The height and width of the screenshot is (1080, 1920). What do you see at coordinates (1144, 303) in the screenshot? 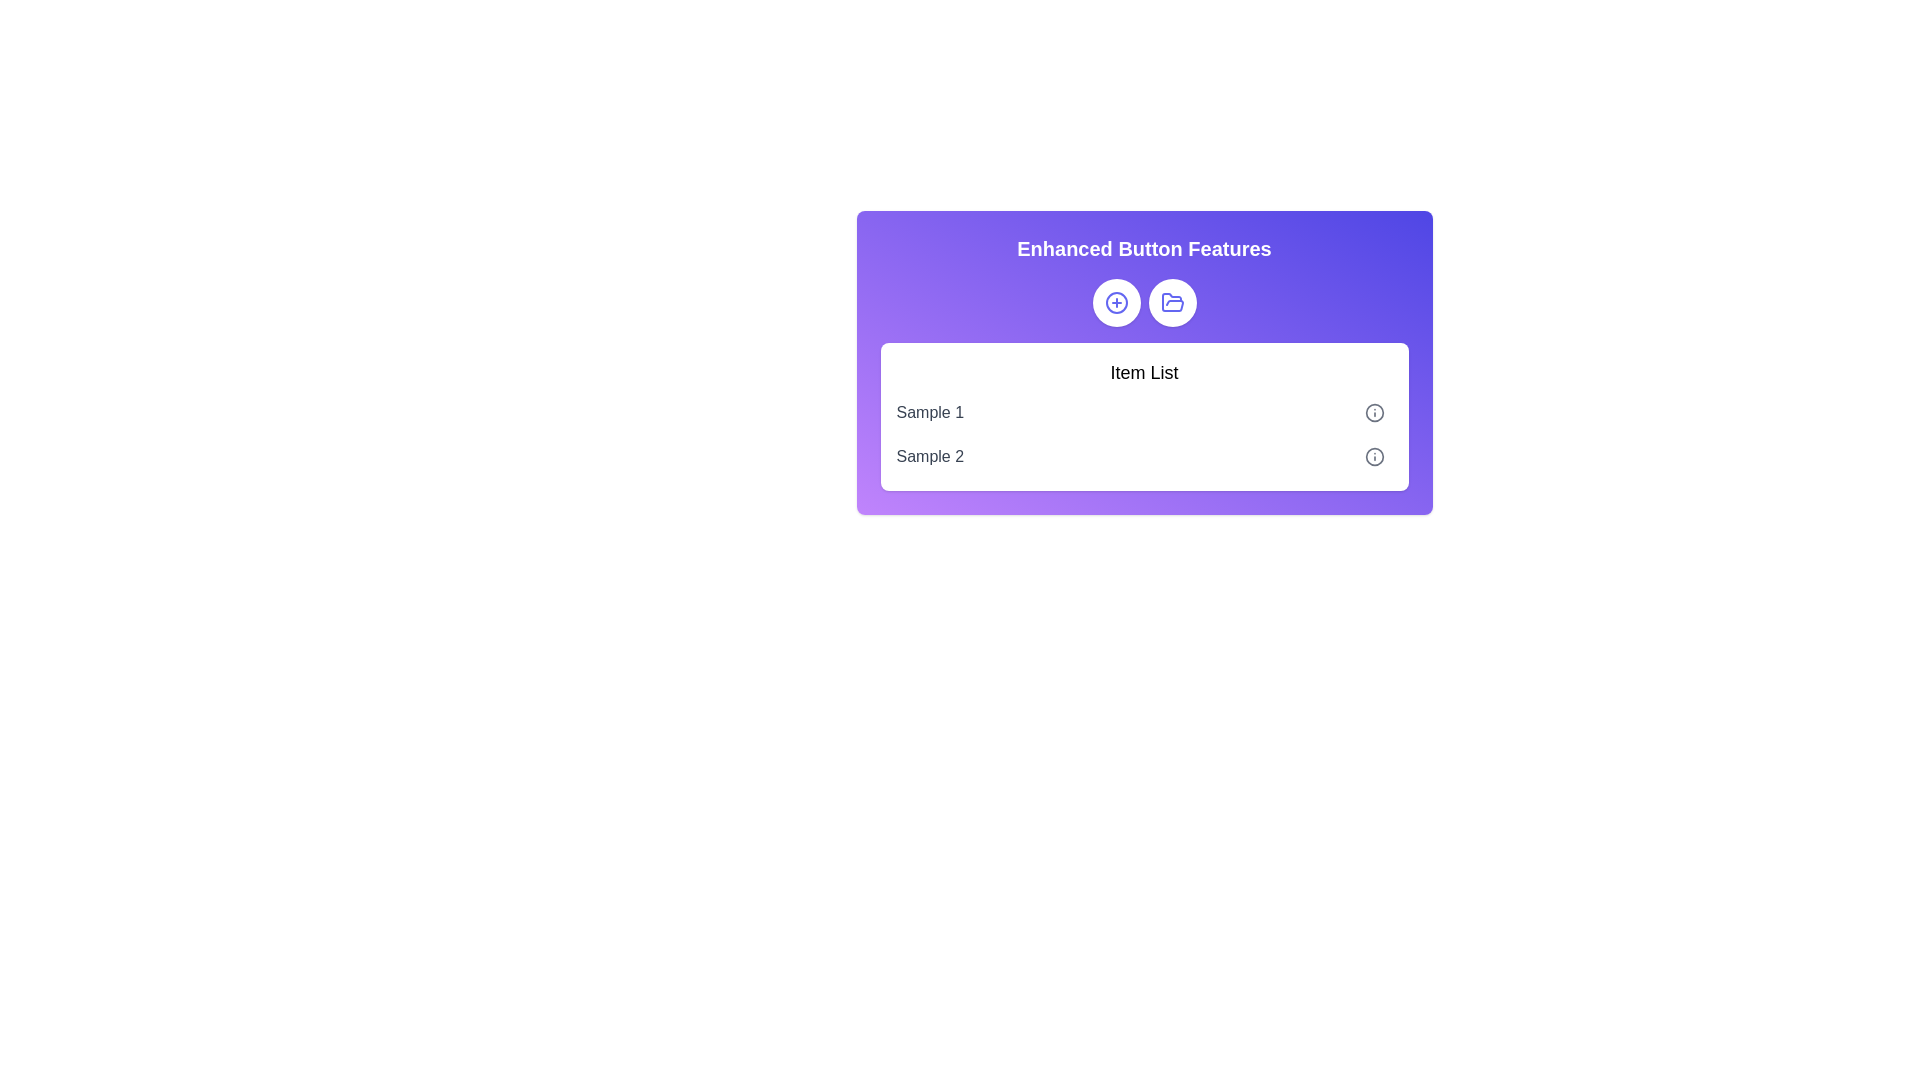
I see `the plus button in the Button Group located below the 'Enhanced Button Features' heading` at bounding box center [1144, 303].